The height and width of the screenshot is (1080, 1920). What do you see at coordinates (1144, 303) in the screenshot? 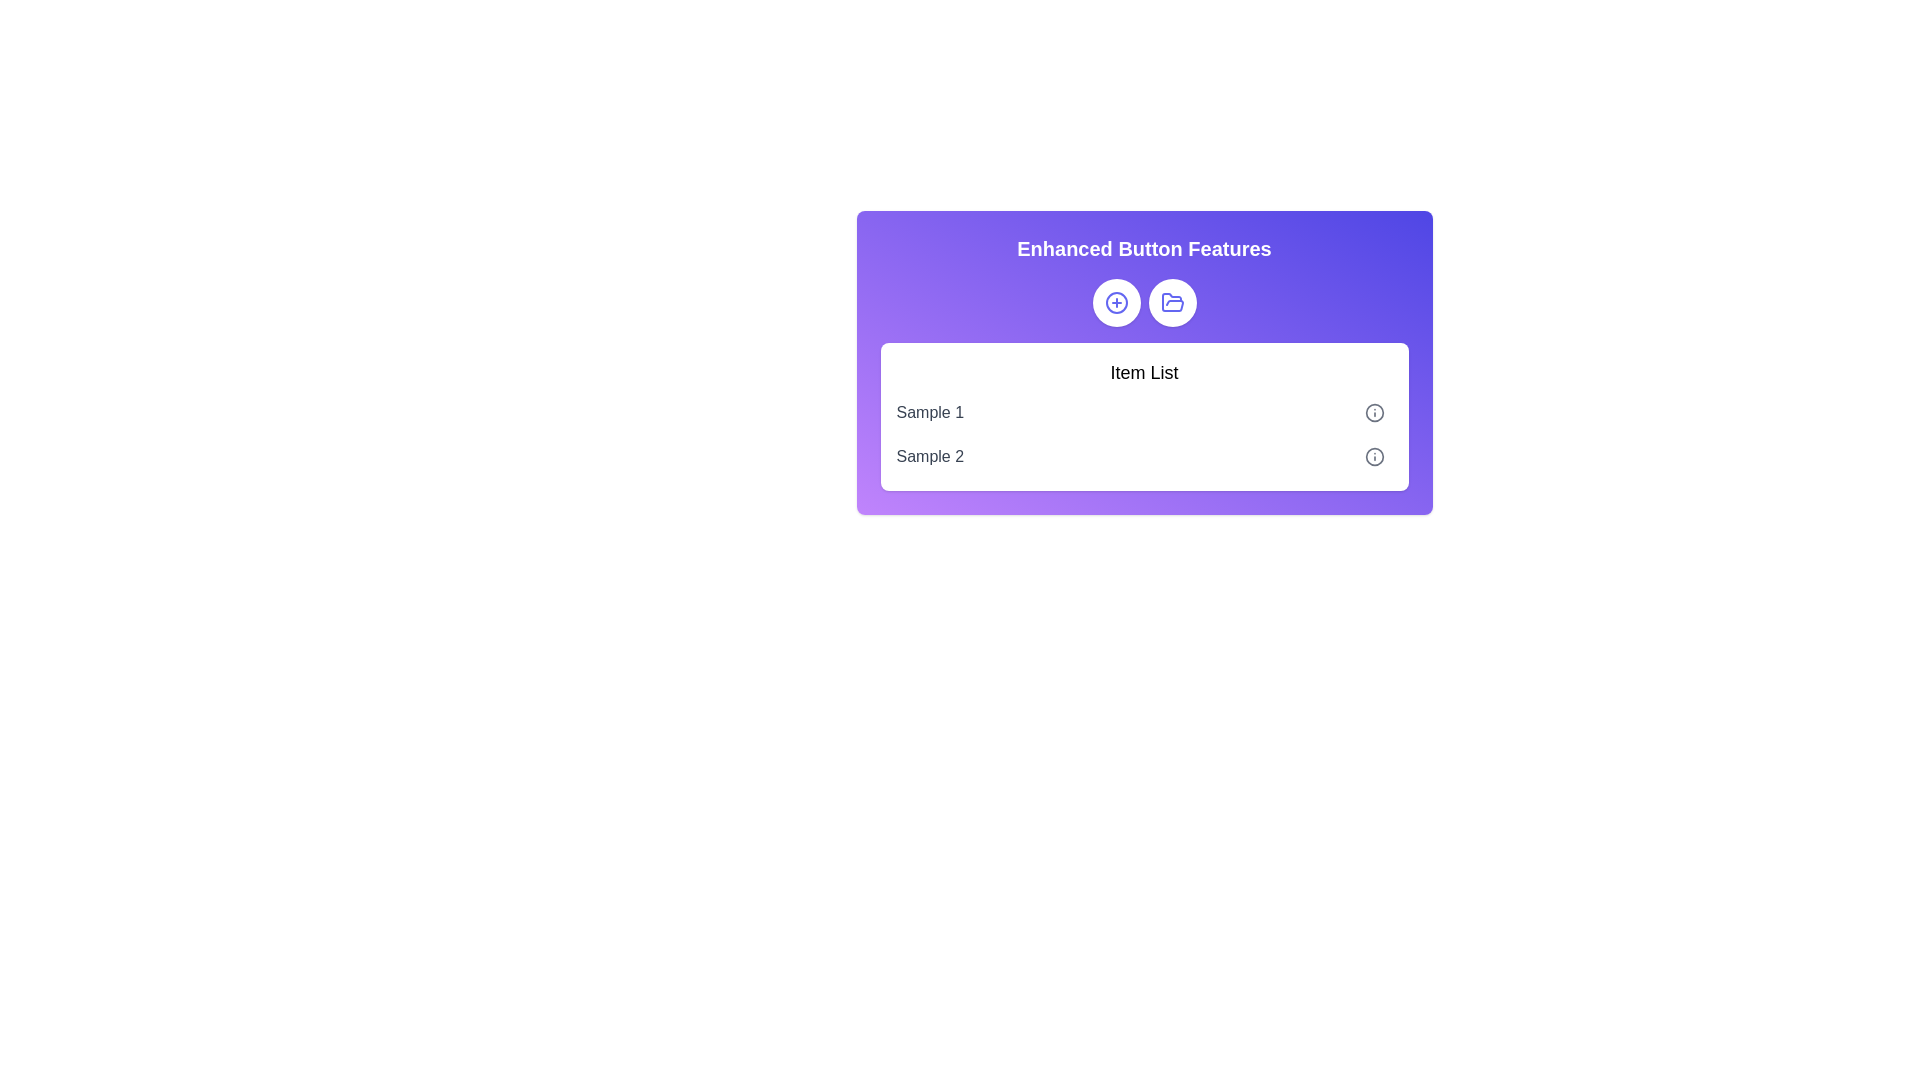
I see `the plus button in the Button Group located below the 'Enhanced Button Features' heading` at bounding box center [1144, 303].